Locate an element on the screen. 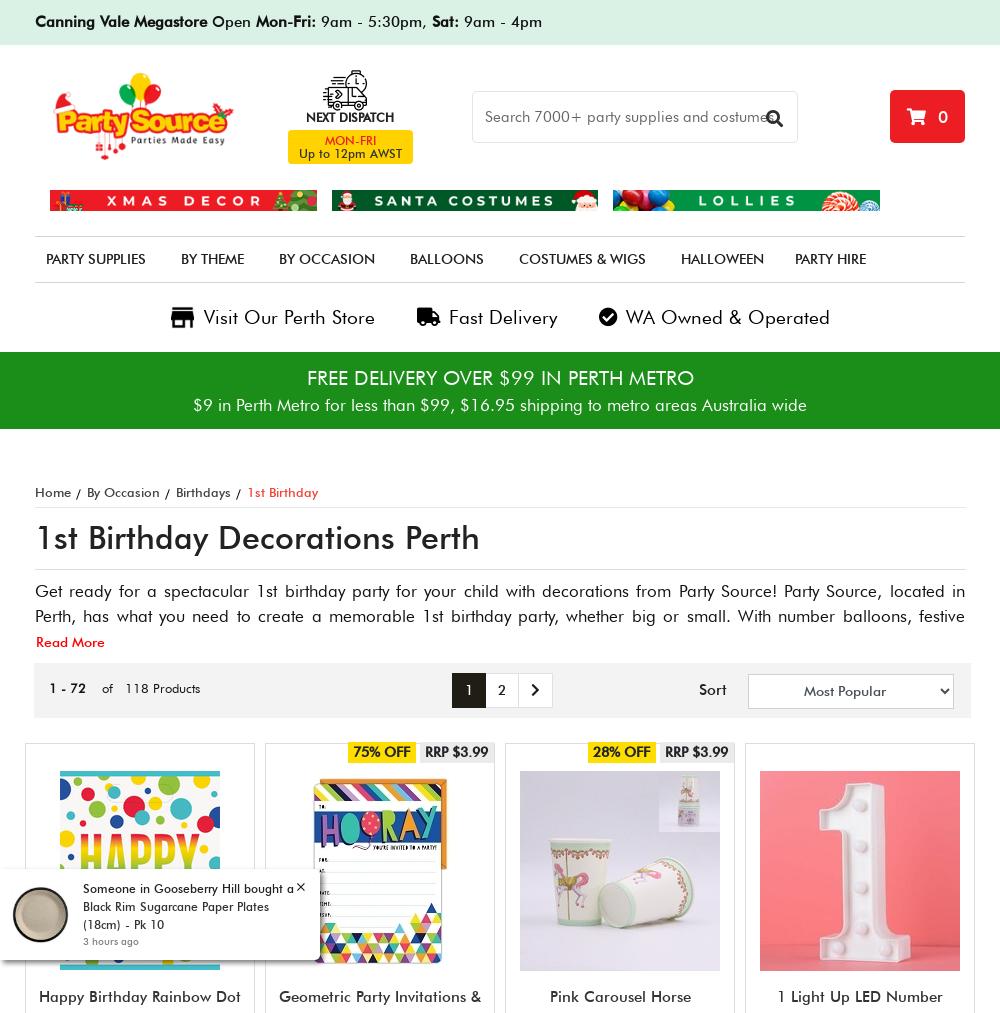 This screenshot has width=1000, height=1013. '0' is located at coordinates (942, 117).